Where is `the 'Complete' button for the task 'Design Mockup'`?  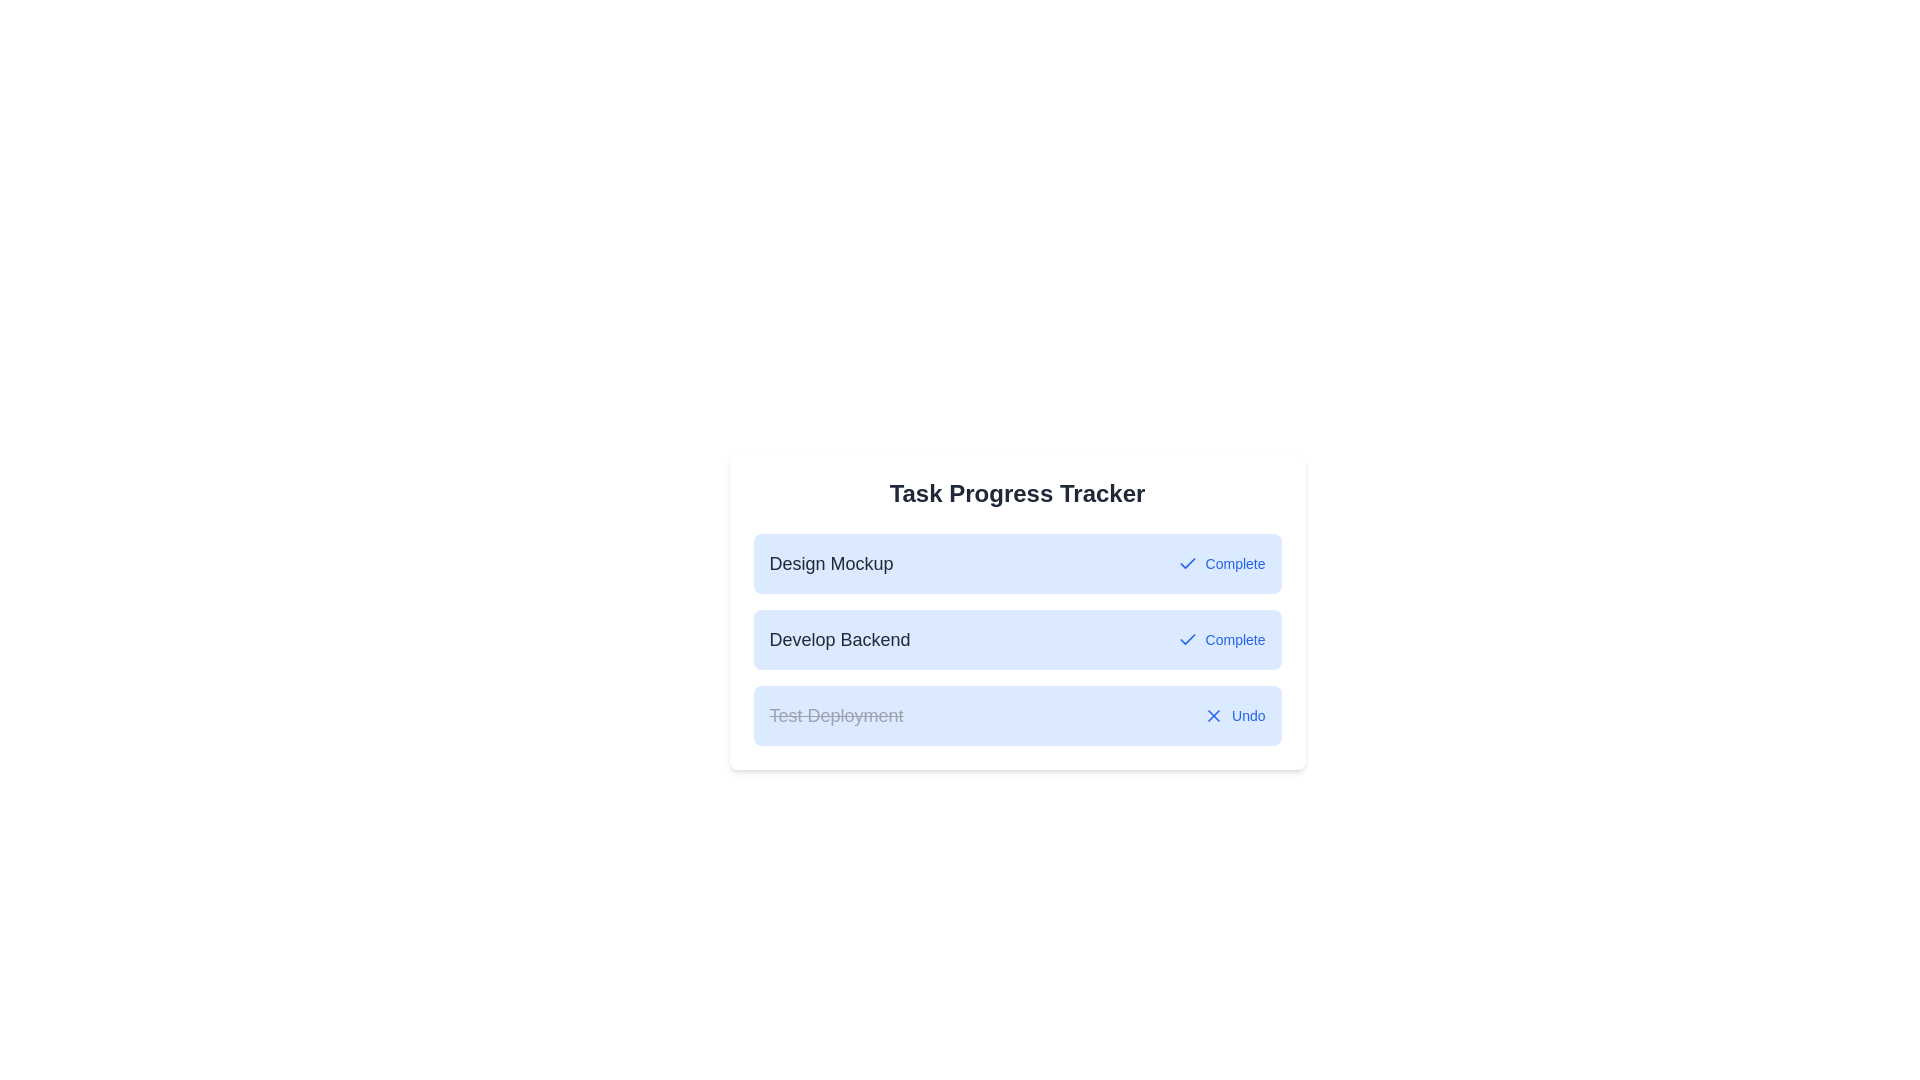
the 'Complete' button for the task 'Design Mockup' is located at coordinates (1220, 563).